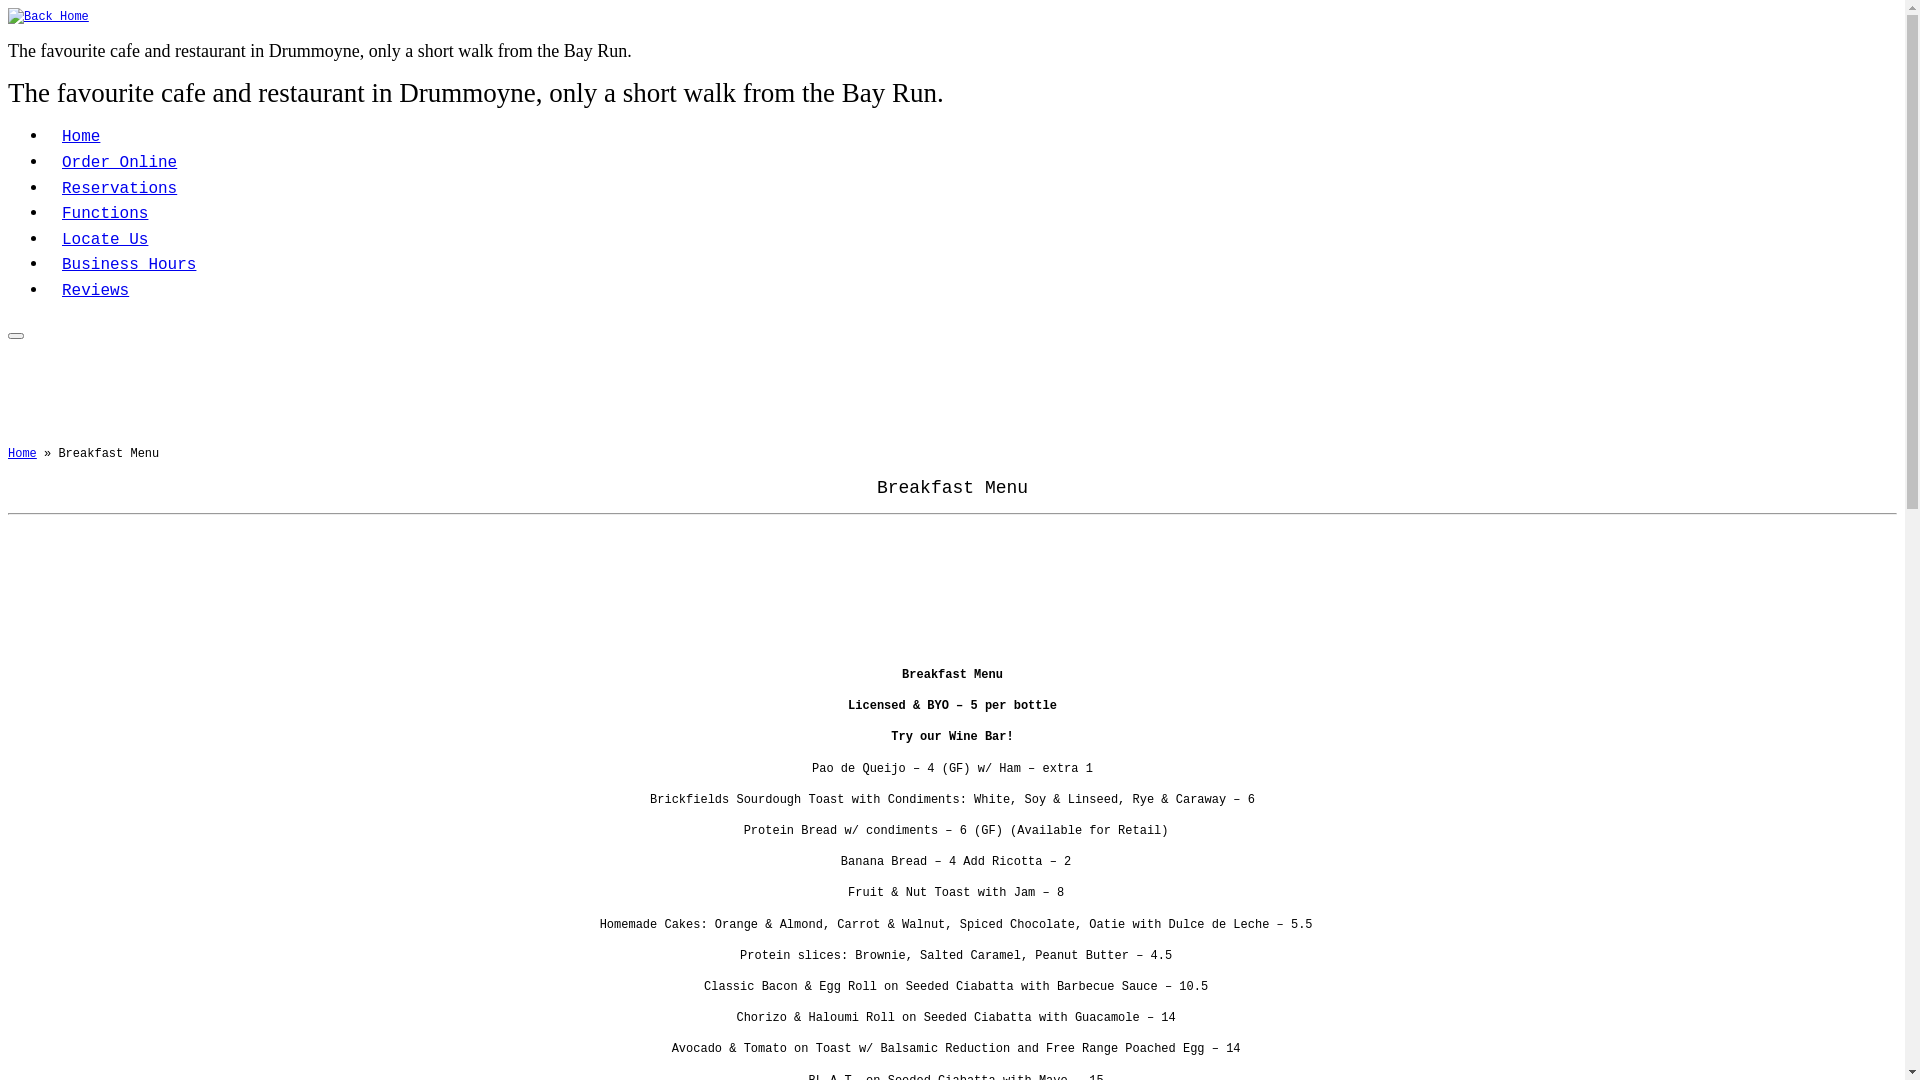 The width and height of the screenshot is (1920, 1080). I want to click on 'Reservations', so click(48, 189).